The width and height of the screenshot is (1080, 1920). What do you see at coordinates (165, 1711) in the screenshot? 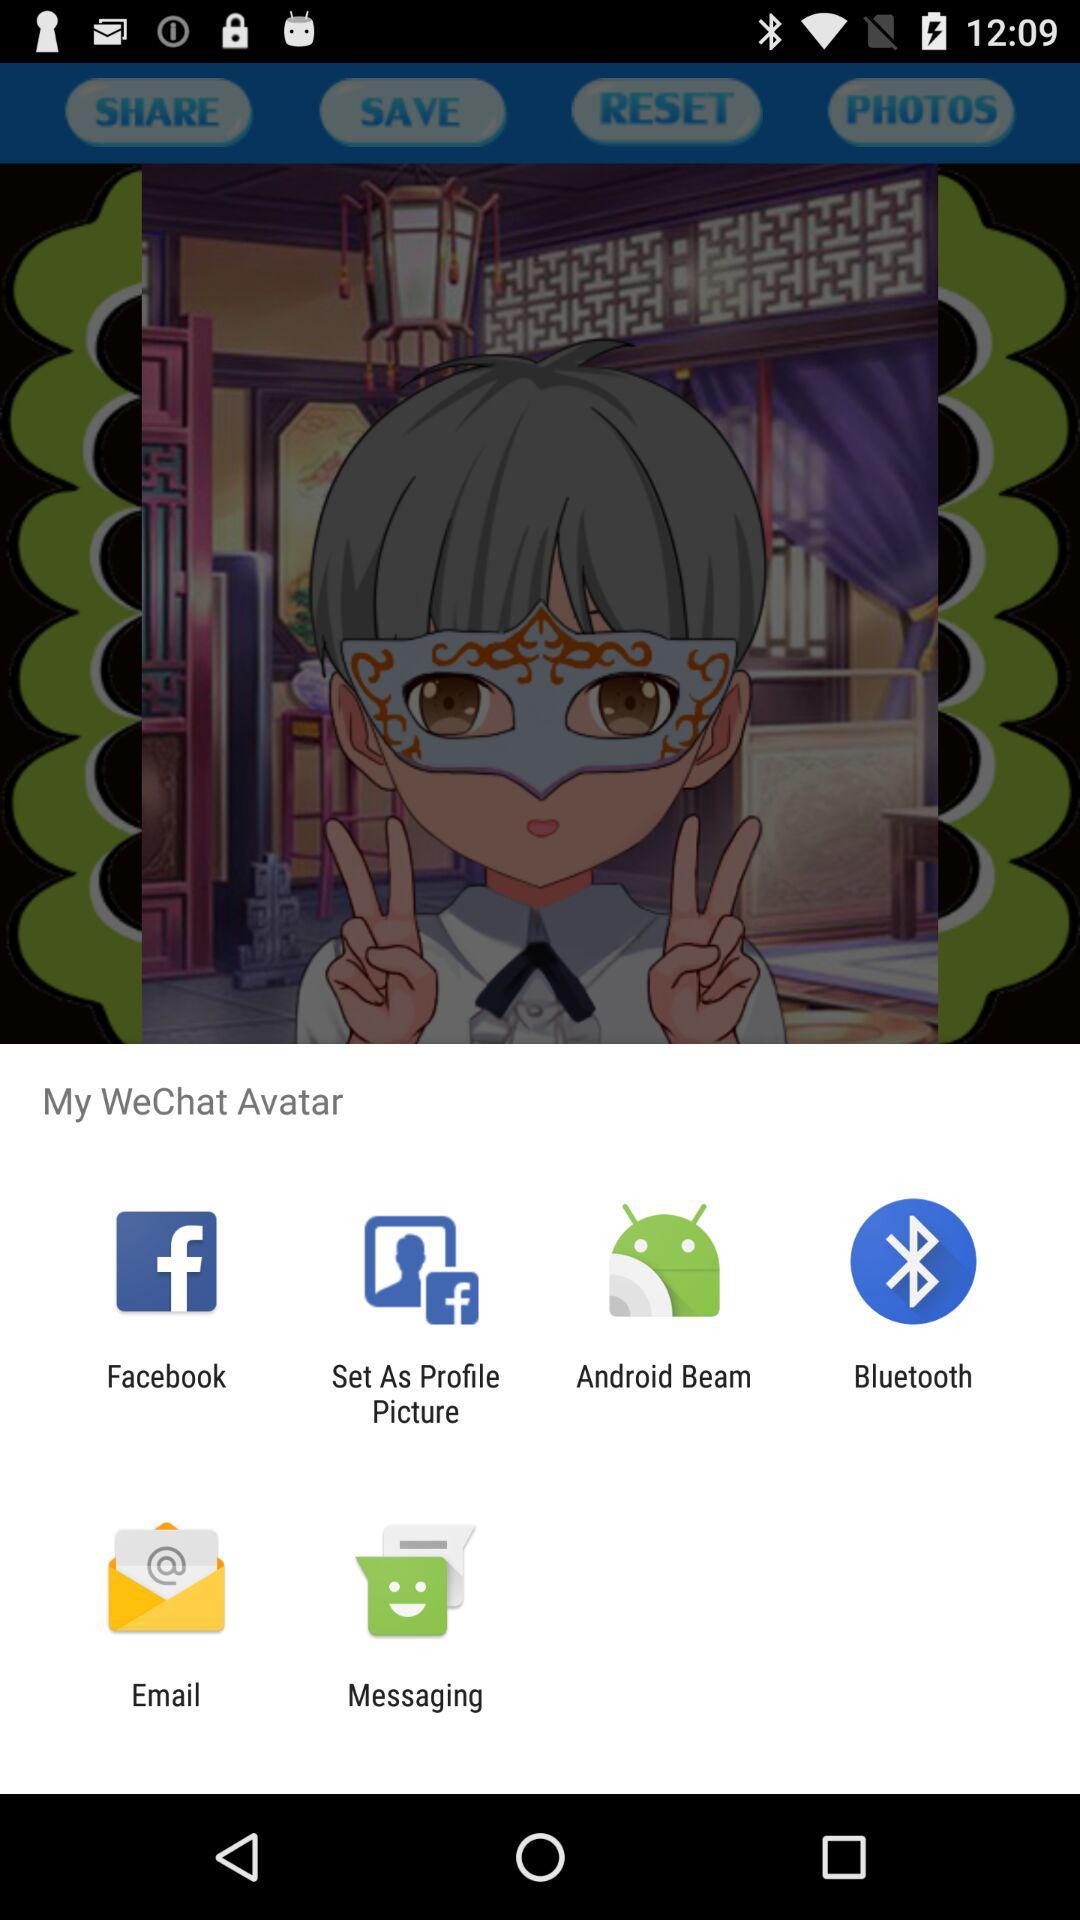
I see `the icon next to the messaging icon` at bounding box center [165, 1711].